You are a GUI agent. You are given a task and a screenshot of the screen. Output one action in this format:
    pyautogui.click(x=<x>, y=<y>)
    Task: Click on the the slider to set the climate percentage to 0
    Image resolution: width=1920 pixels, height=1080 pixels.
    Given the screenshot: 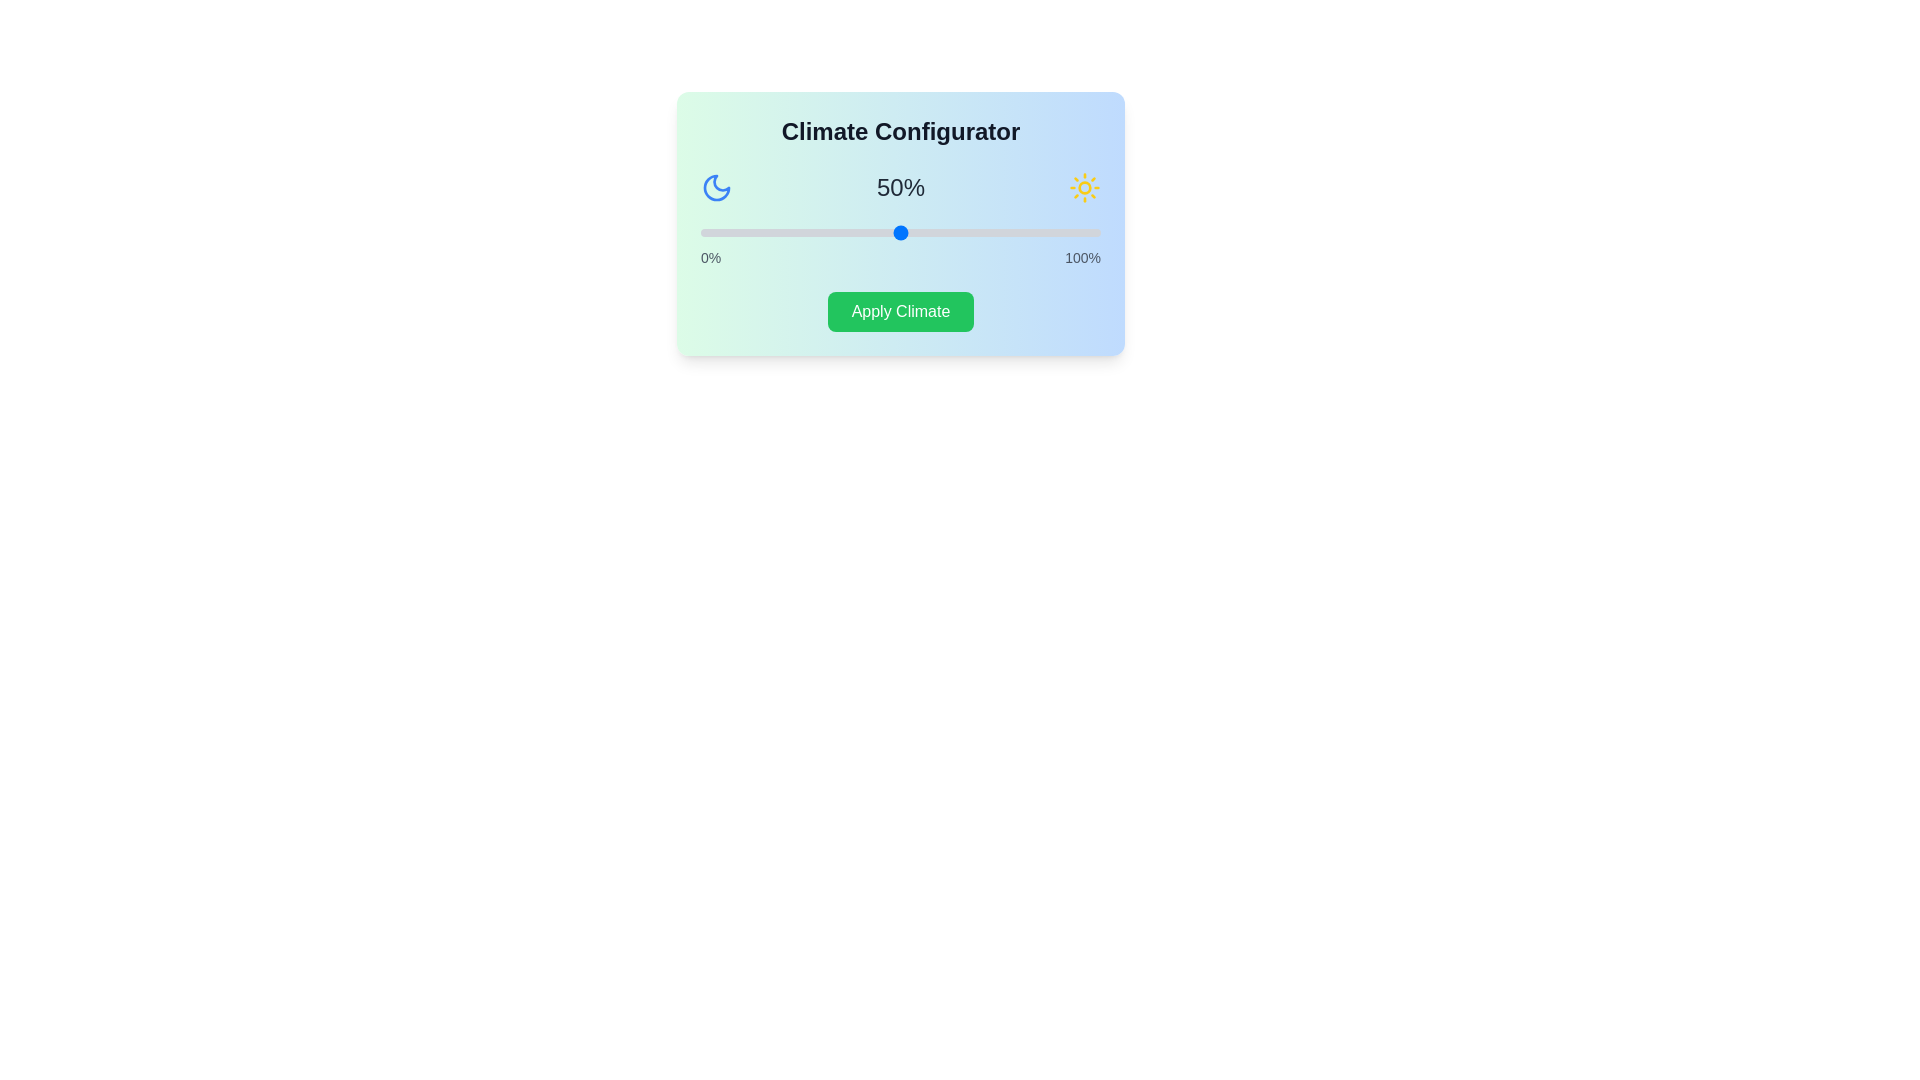 What is the action you would take?
    pyautogui.click(x=700, y=231)
    